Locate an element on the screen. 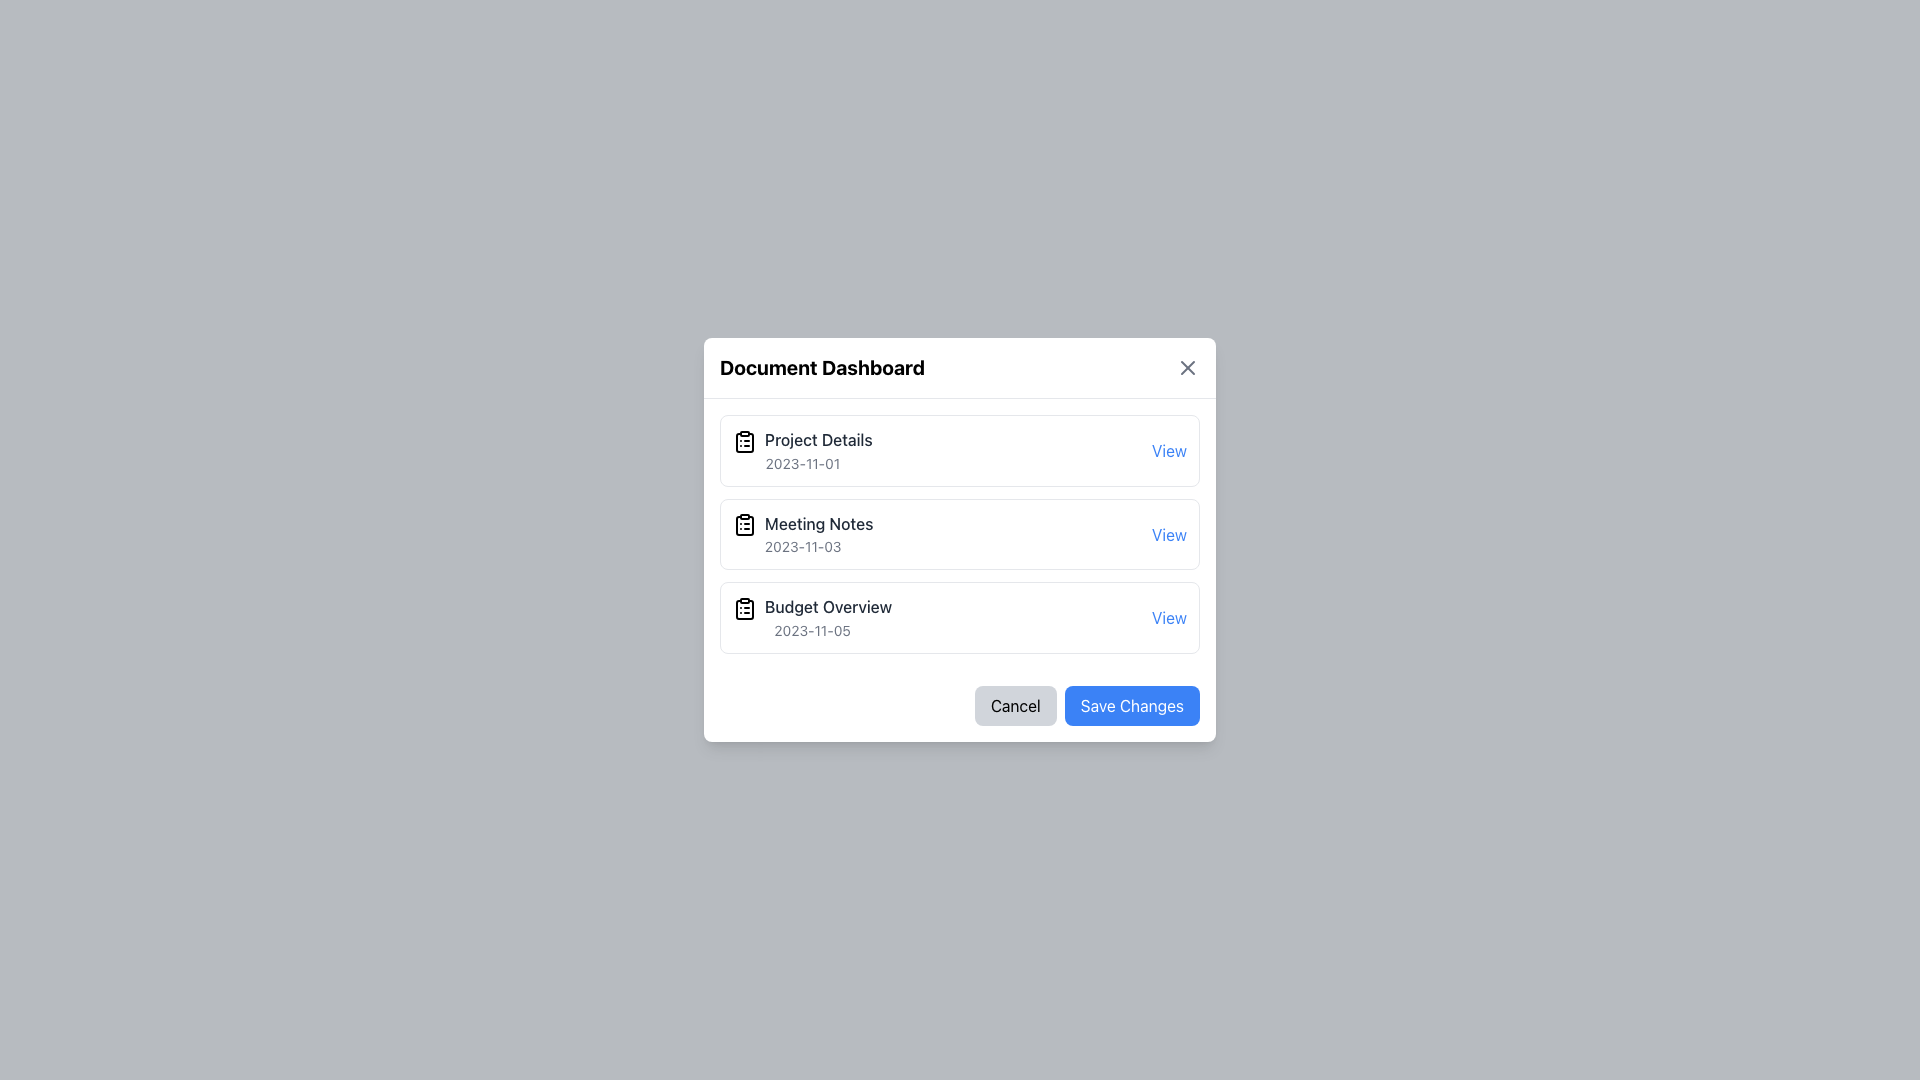 Image resolution: width=1920 pixels, height=1080 pixels. the Text label displaying the date associated with project details, located below 'Project Details' in the 'Document Dashboard' pop-up is located at coordinates (802, 463).